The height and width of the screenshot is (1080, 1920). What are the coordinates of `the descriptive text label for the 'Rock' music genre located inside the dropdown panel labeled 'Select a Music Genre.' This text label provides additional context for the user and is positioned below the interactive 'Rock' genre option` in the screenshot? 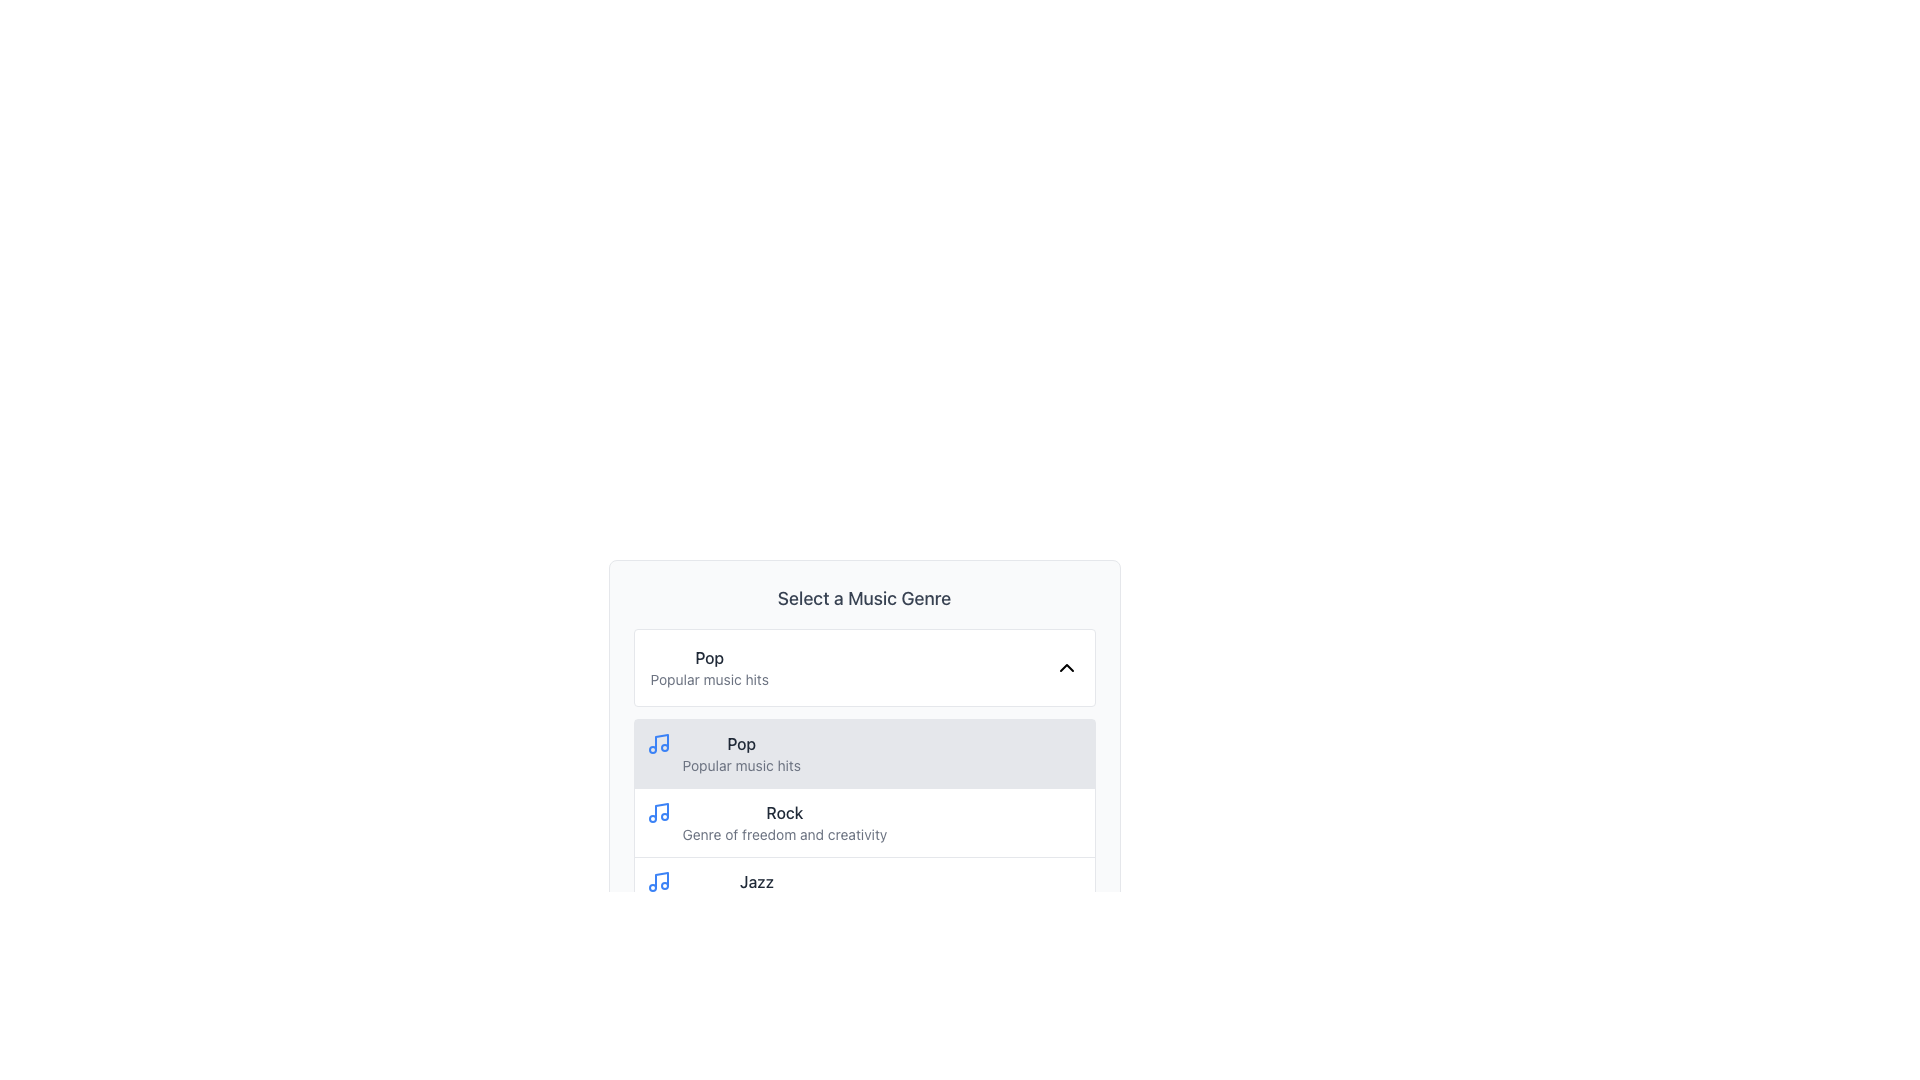 It's located at (783, 834).